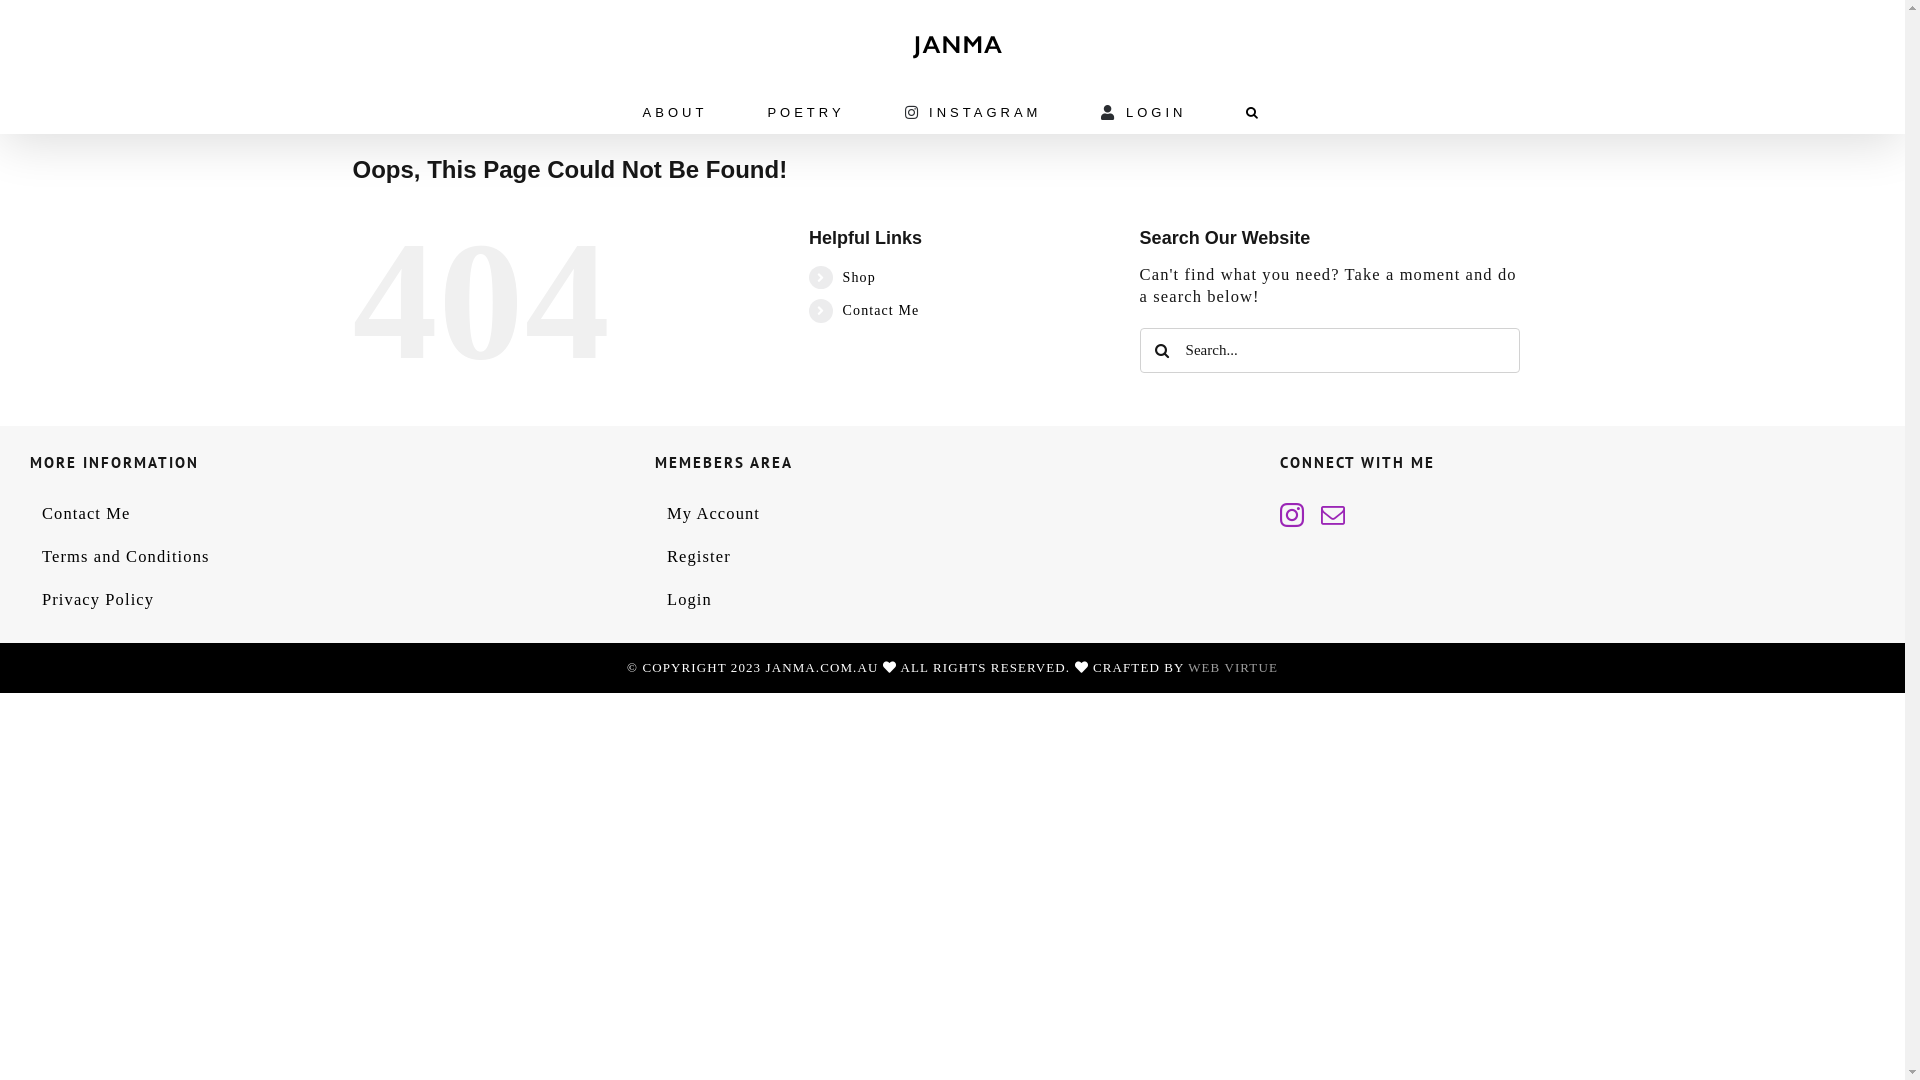 This screenshot has width=1920, height=1080. I want to click on 'POETRY', so click(736, 111).